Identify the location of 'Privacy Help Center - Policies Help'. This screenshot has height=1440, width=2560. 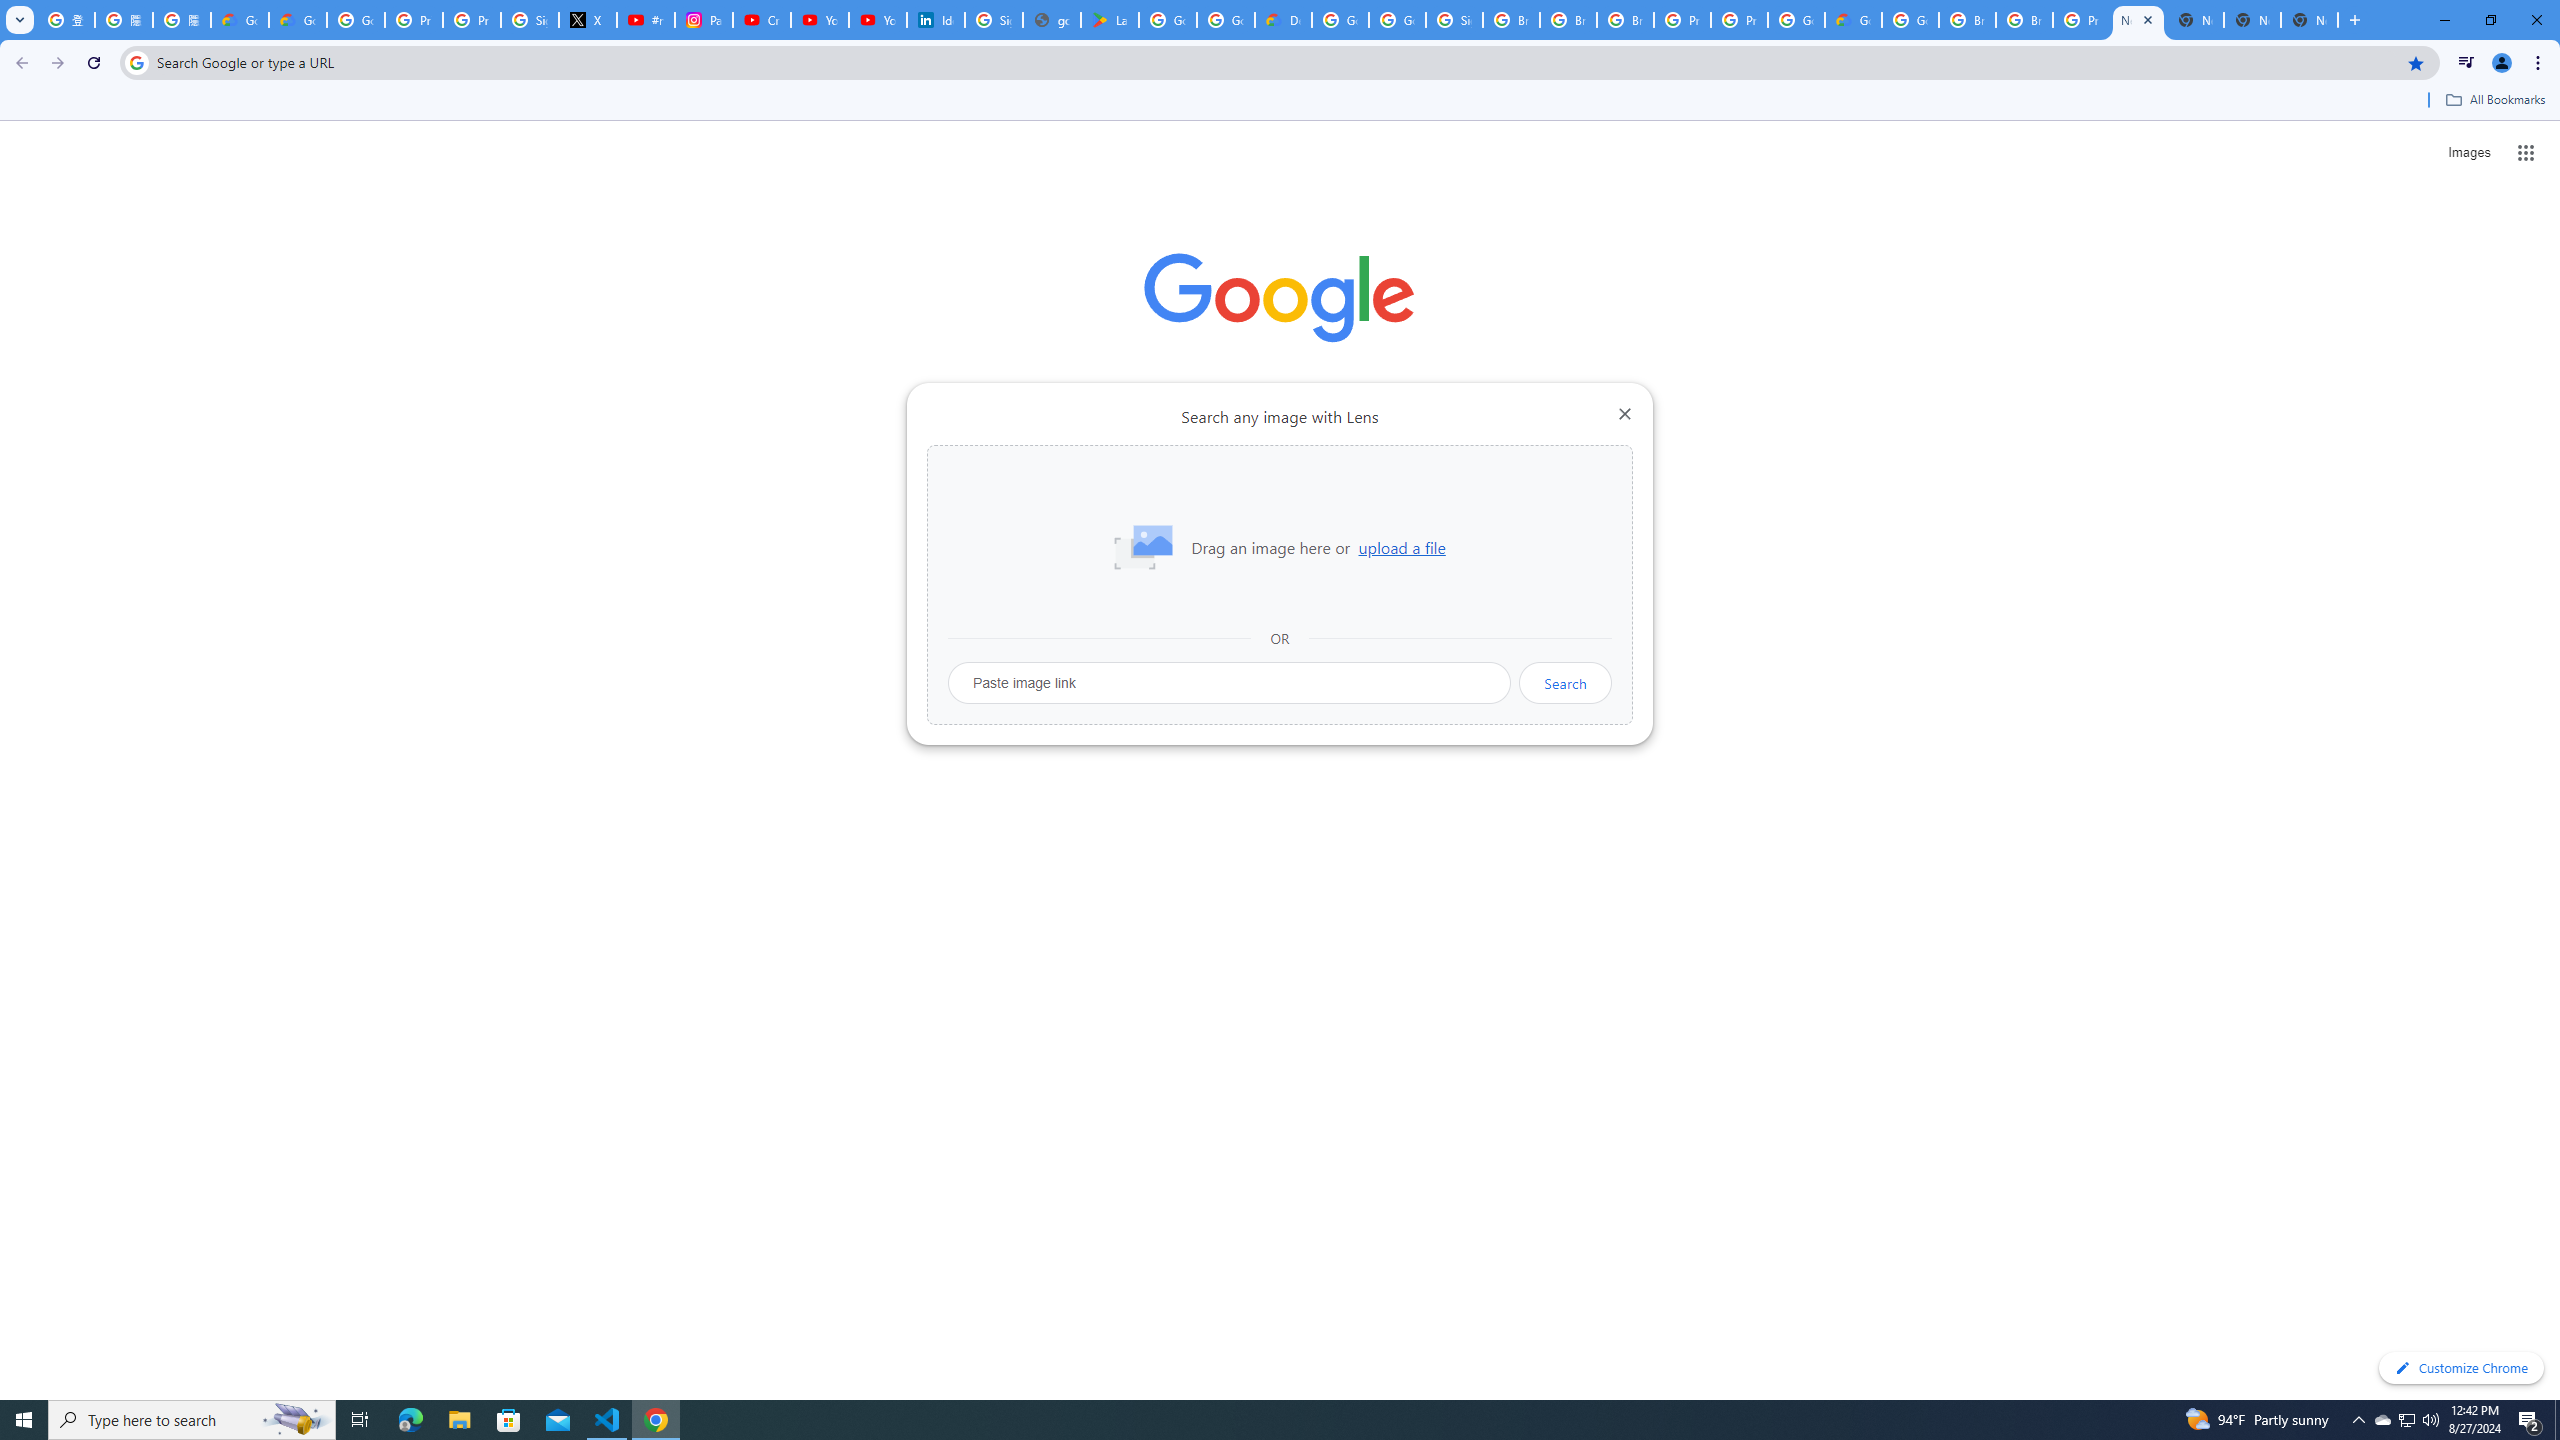
(472, 19).